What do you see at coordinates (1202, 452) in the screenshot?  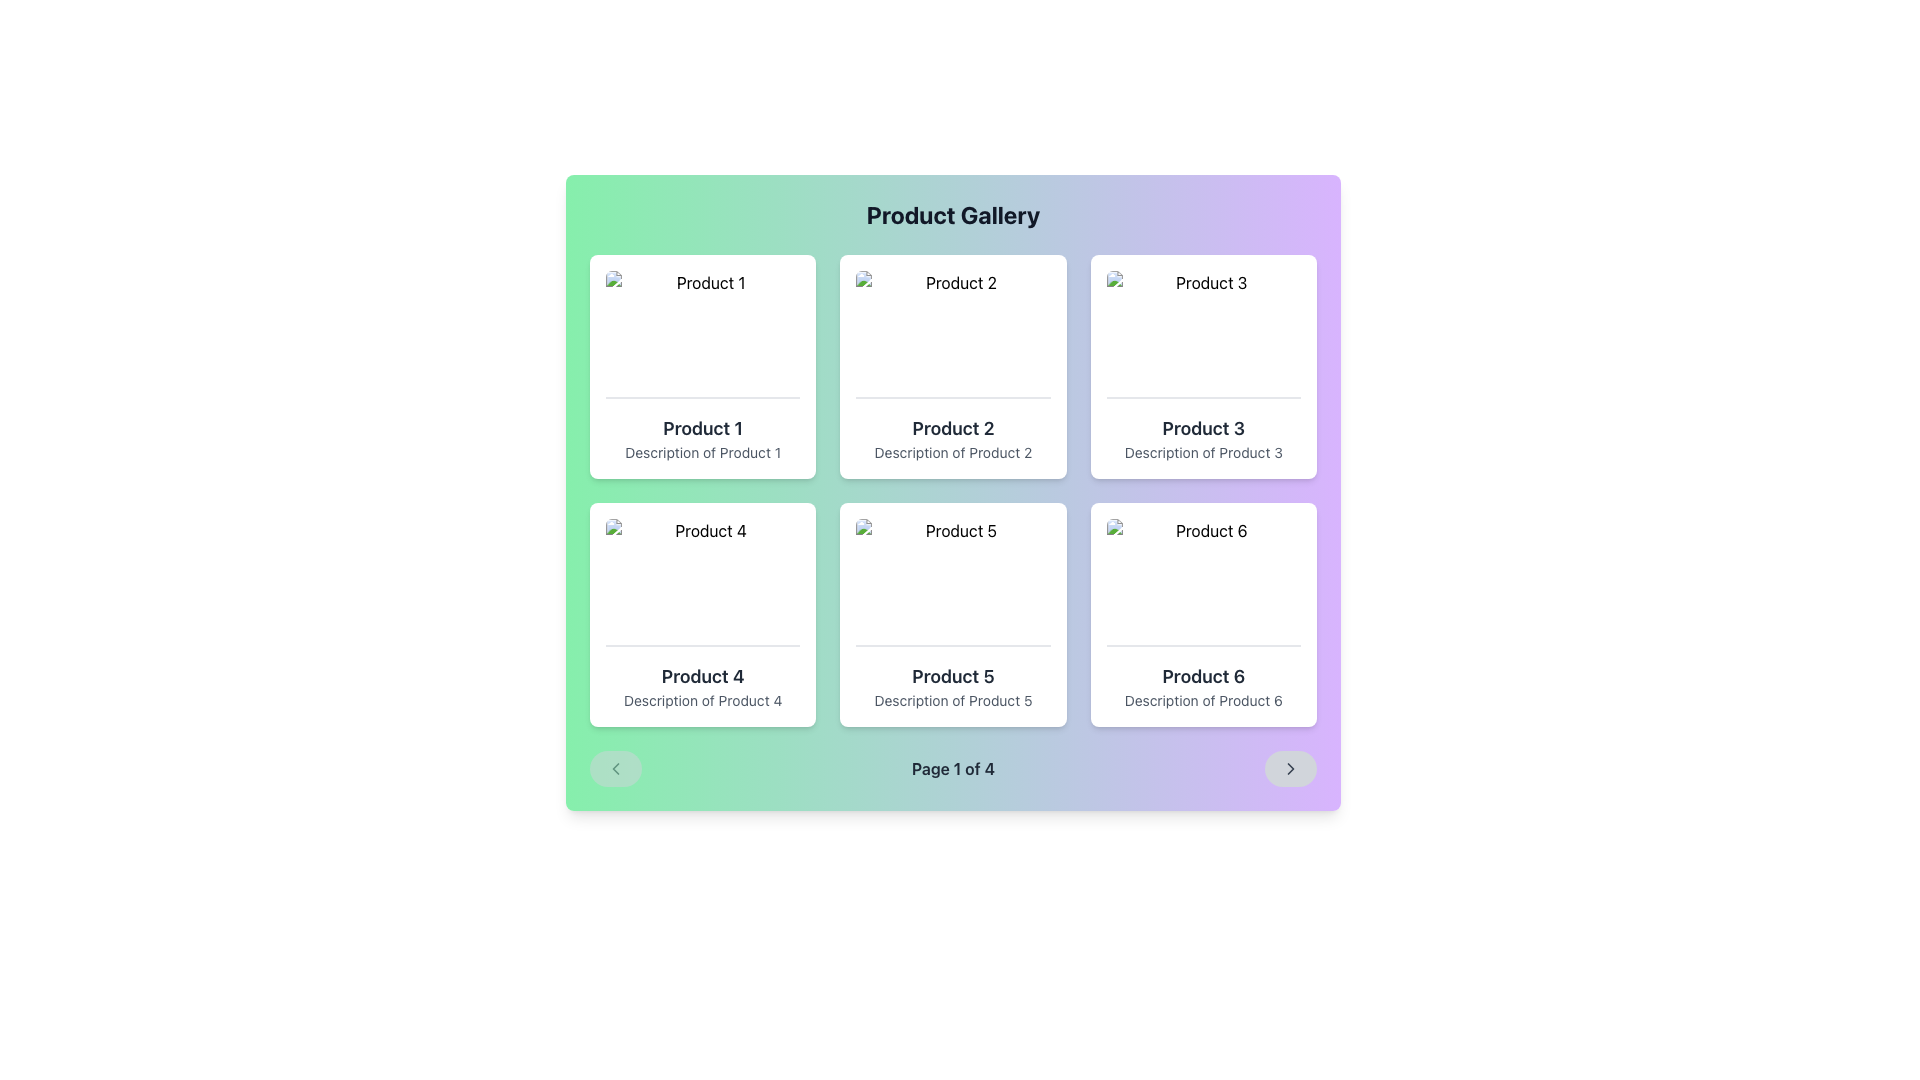 I see `the non-interactive text label displaying information about 'Product 3', located in the third card of a grid layout, second row, last column` at bounding box center [1202, 452].